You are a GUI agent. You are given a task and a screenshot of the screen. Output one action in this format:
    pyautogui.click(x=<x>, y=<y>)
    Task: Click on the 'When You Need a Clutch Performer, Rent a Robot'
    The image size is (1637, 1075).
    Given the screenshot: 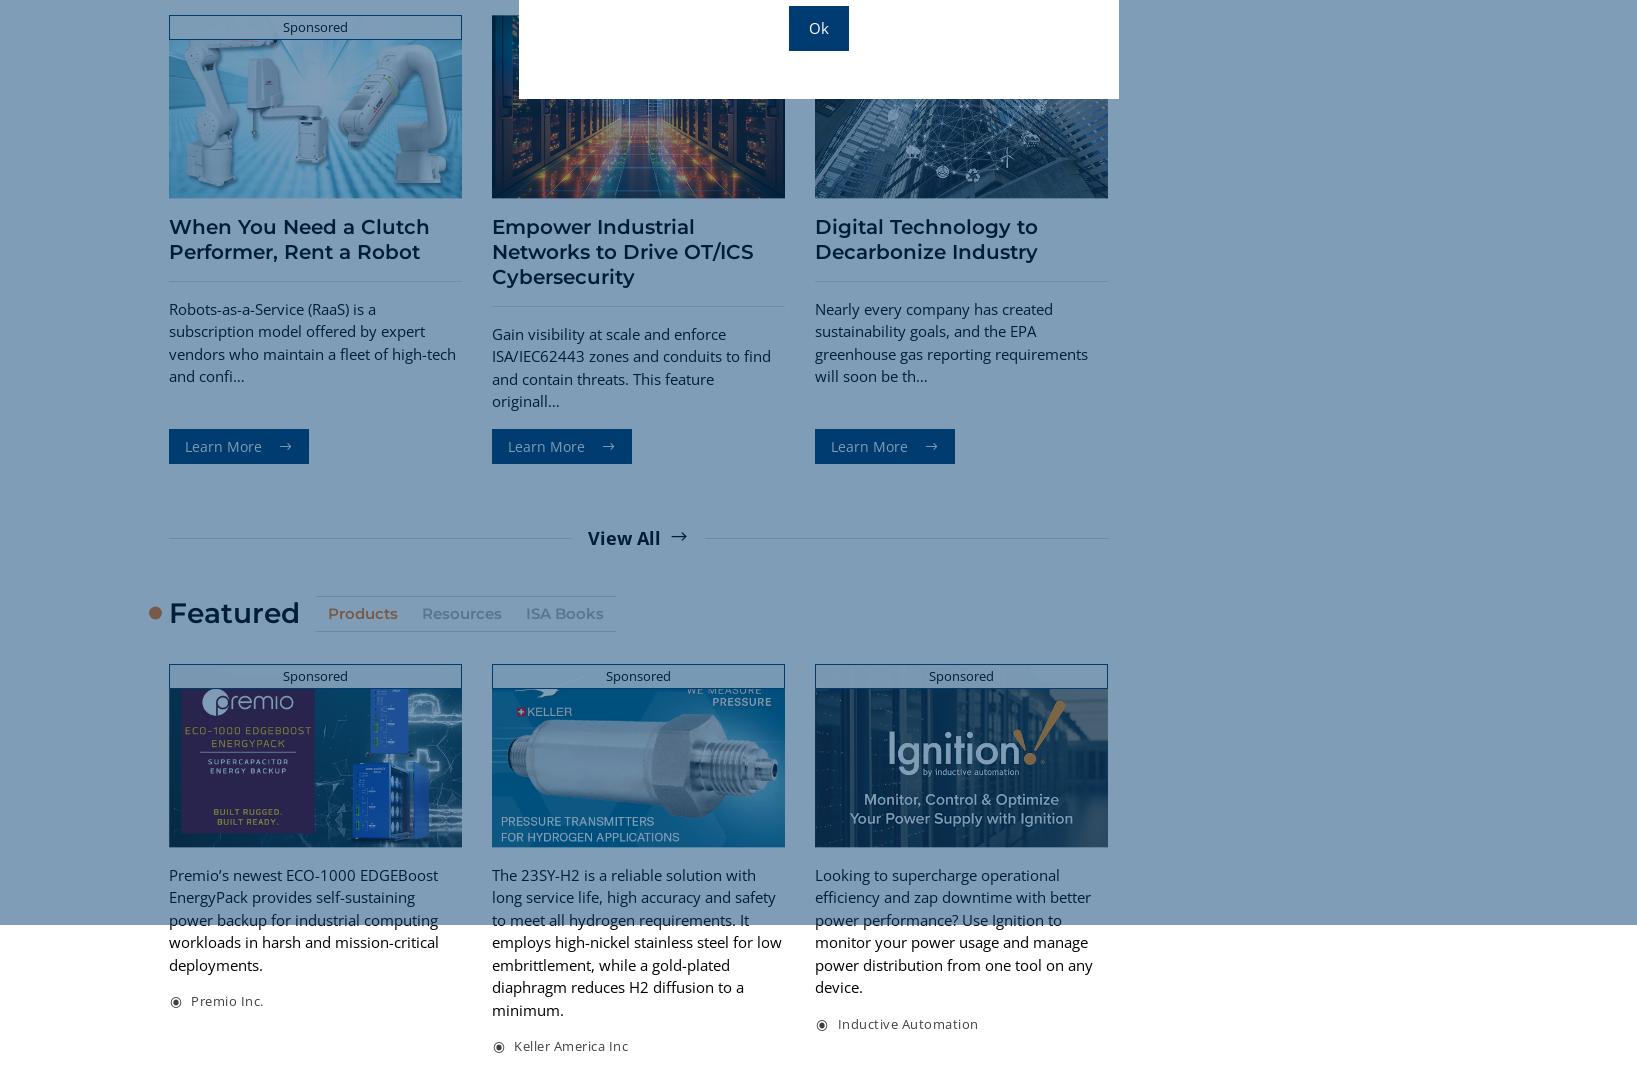 What is the action you would take?
    pyautogui.click(x=297, y=237)
    